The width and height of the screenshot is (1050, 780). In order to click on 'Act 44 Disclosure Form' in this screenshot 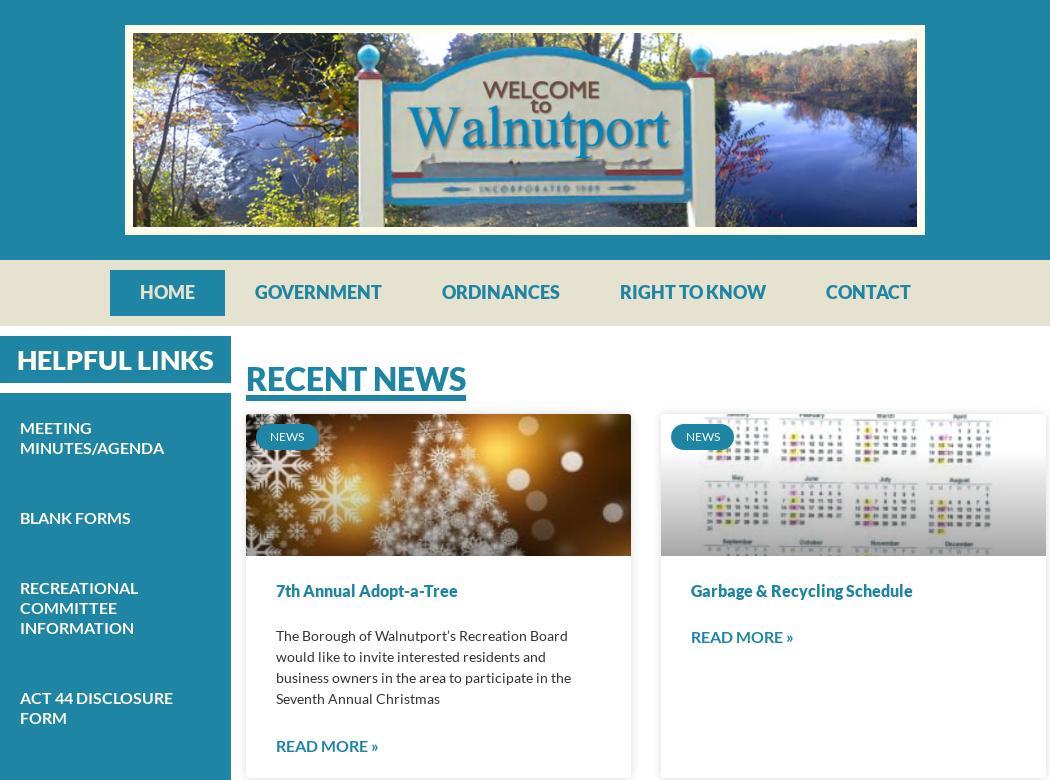, I will do `click(96, 705)`.